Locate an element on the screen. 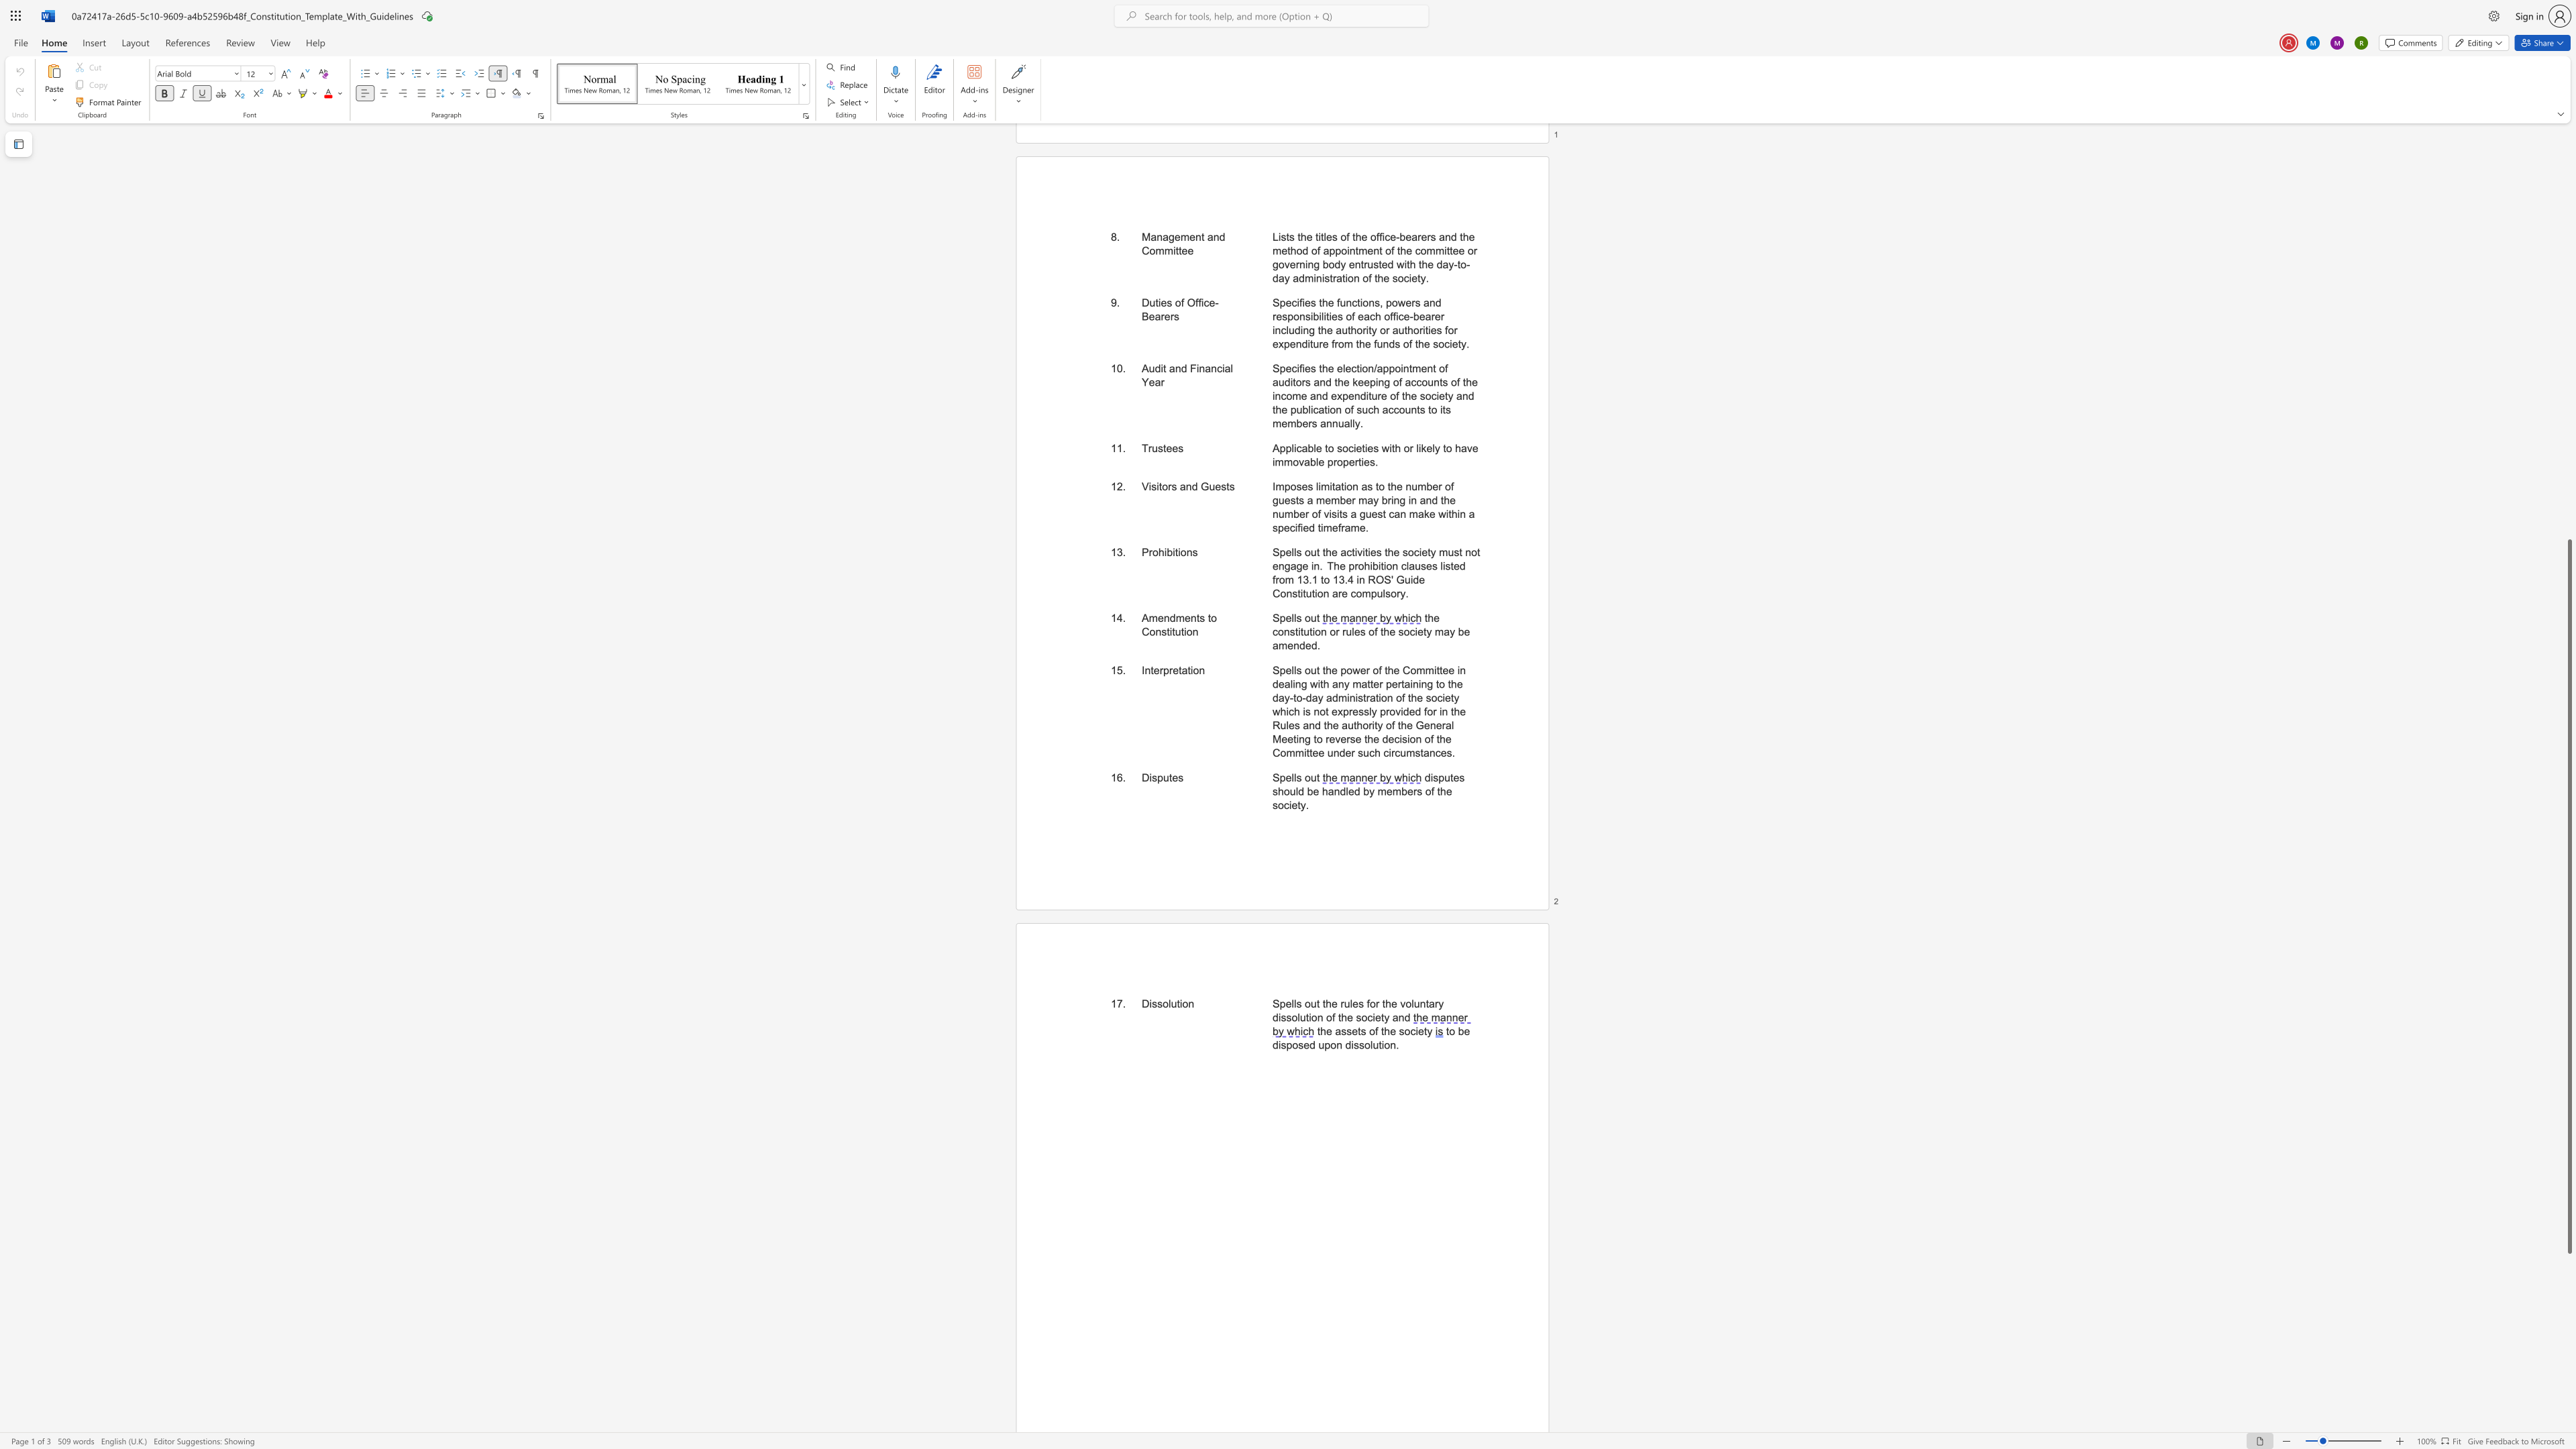 The image size is (2576, 1449). the subset text "sed" within the text "to be disposed upon dissolution." is located at coordinates (1297, 1044).